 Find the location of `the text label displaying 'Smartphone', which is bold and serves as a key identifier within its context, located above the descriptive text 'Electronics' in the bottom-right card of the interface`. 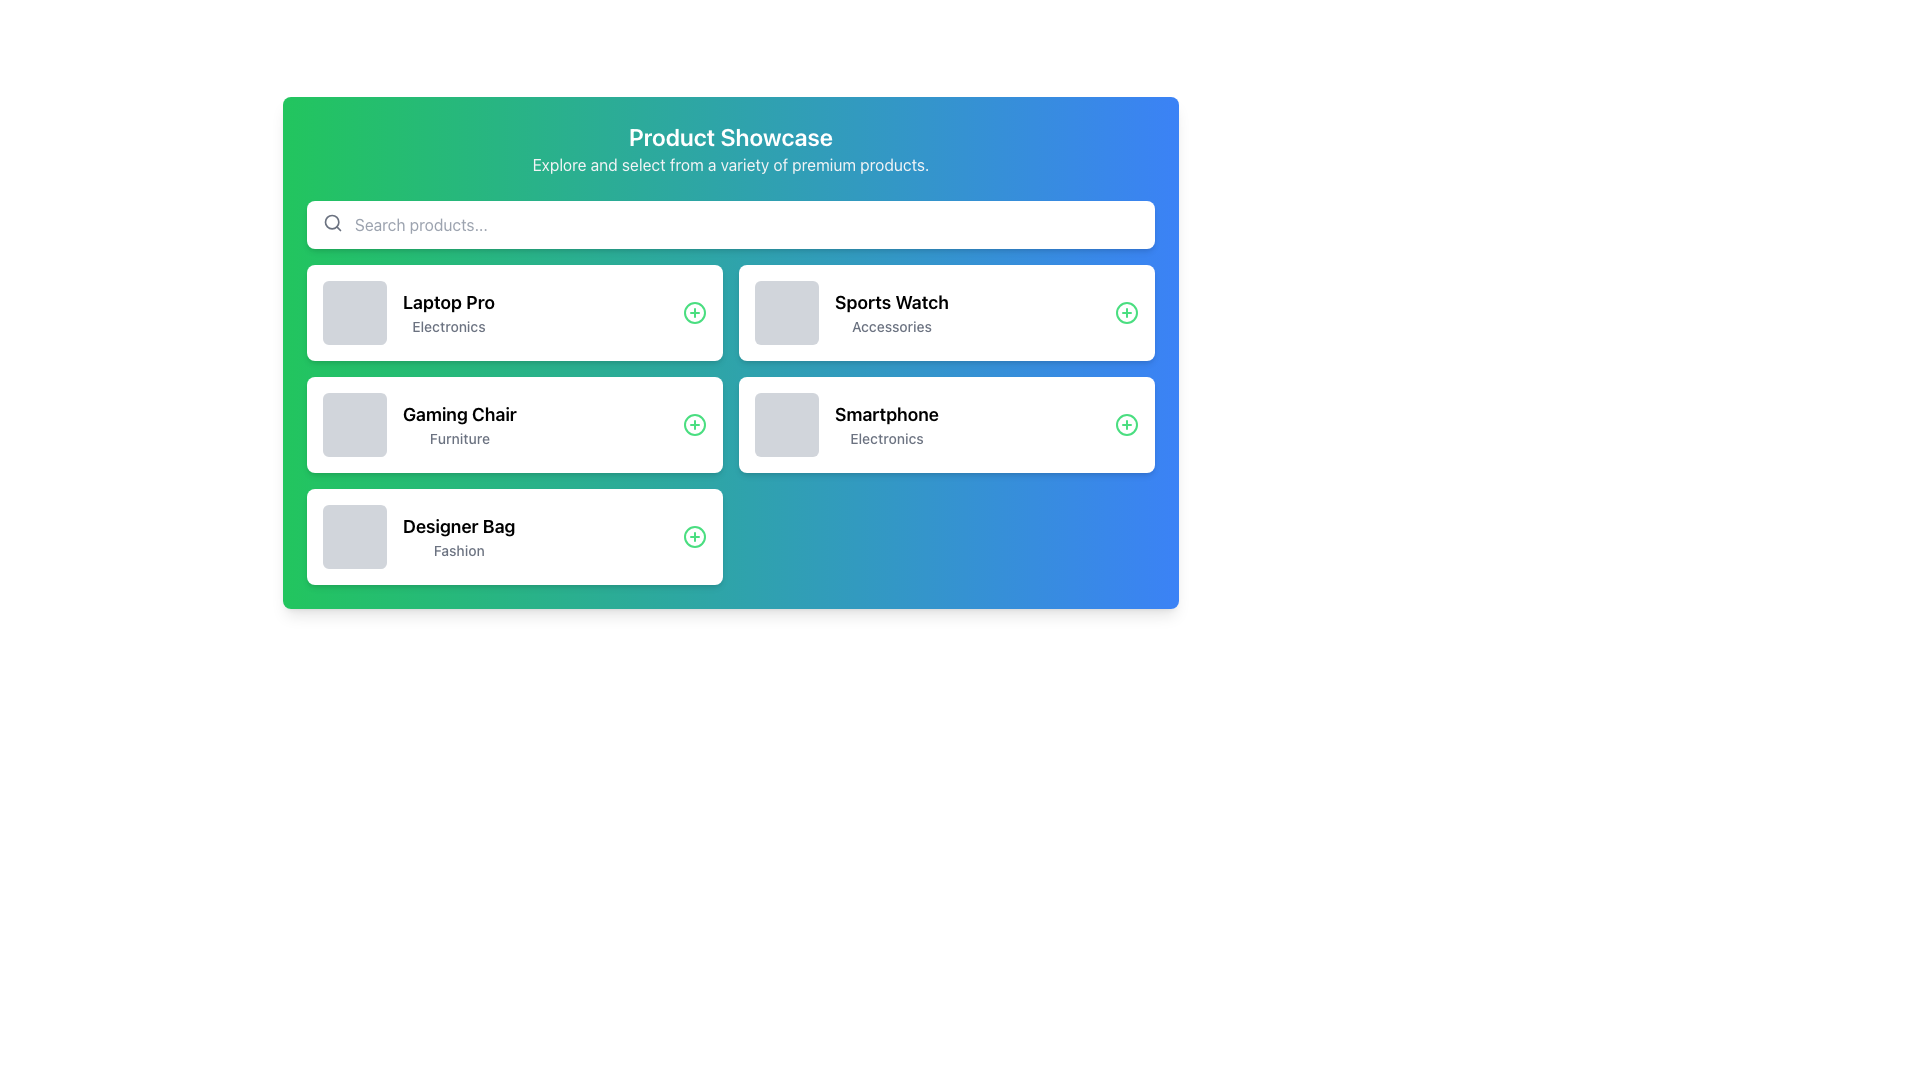

the text label displaying 'Smartphone', which is bold and serves as a key identifier within its context, located above the descriptive text 'Electronics' in the bottom-right card of the interface is located at coordinates (886, 414).